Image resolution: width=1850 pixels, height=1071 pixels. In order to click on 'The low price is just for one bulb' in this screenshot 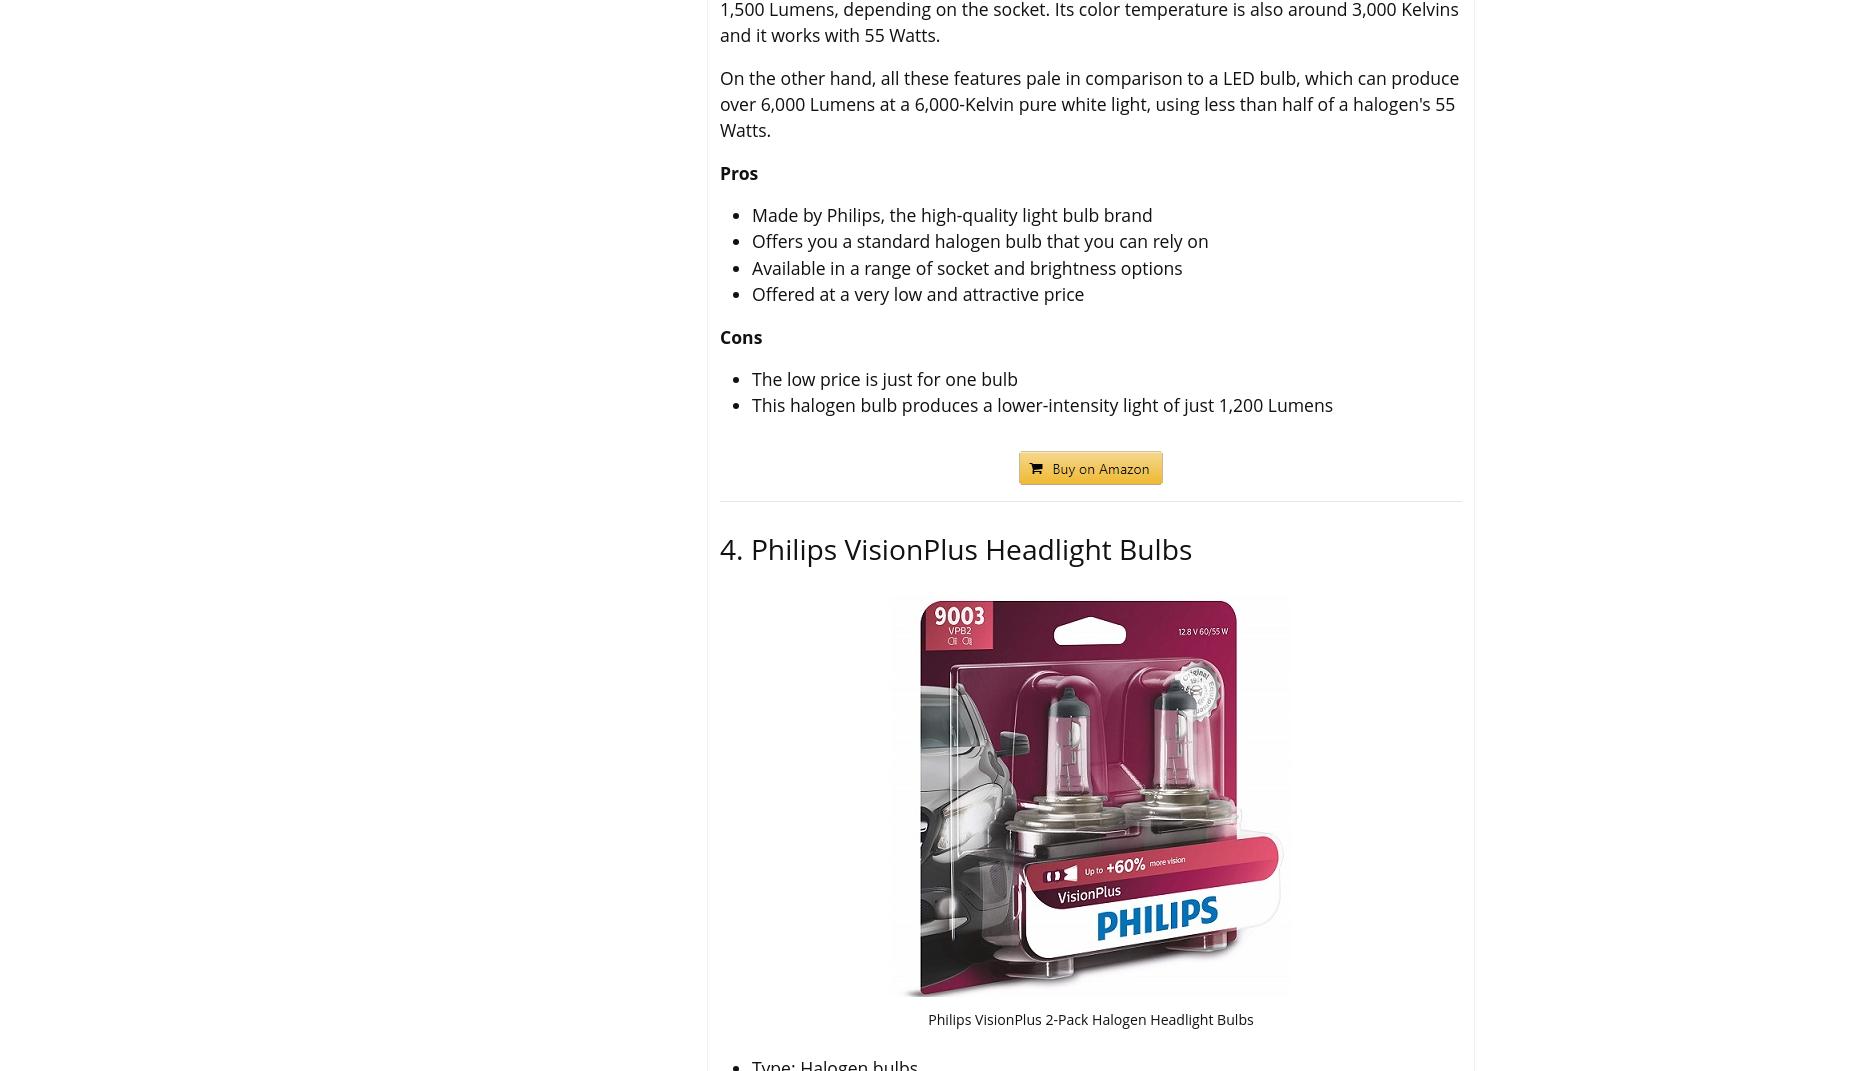, I will do `click(885, 378)`.